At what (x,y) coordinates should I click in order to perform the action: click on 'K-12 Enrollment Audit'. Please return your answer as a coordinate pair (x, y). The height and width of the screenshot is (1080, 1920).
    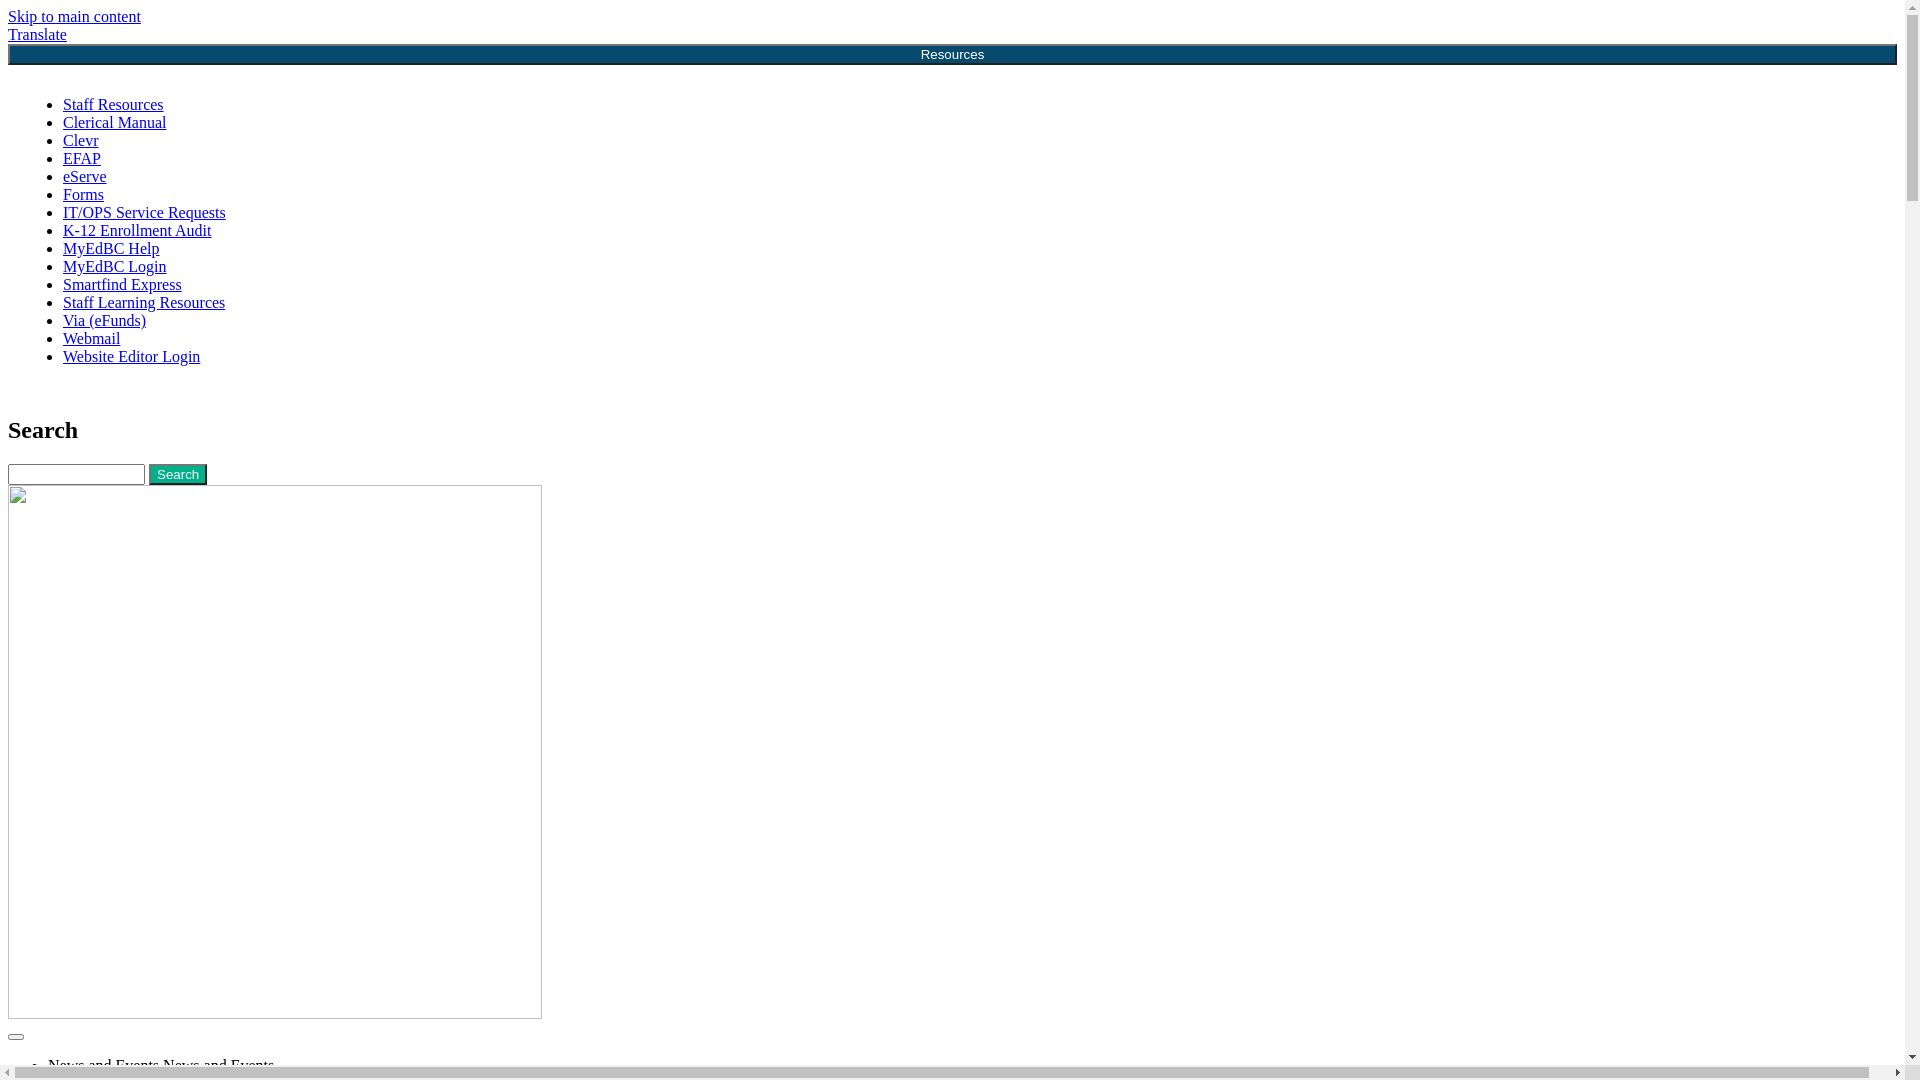
    Looking at the image, I should click on (62, 229).